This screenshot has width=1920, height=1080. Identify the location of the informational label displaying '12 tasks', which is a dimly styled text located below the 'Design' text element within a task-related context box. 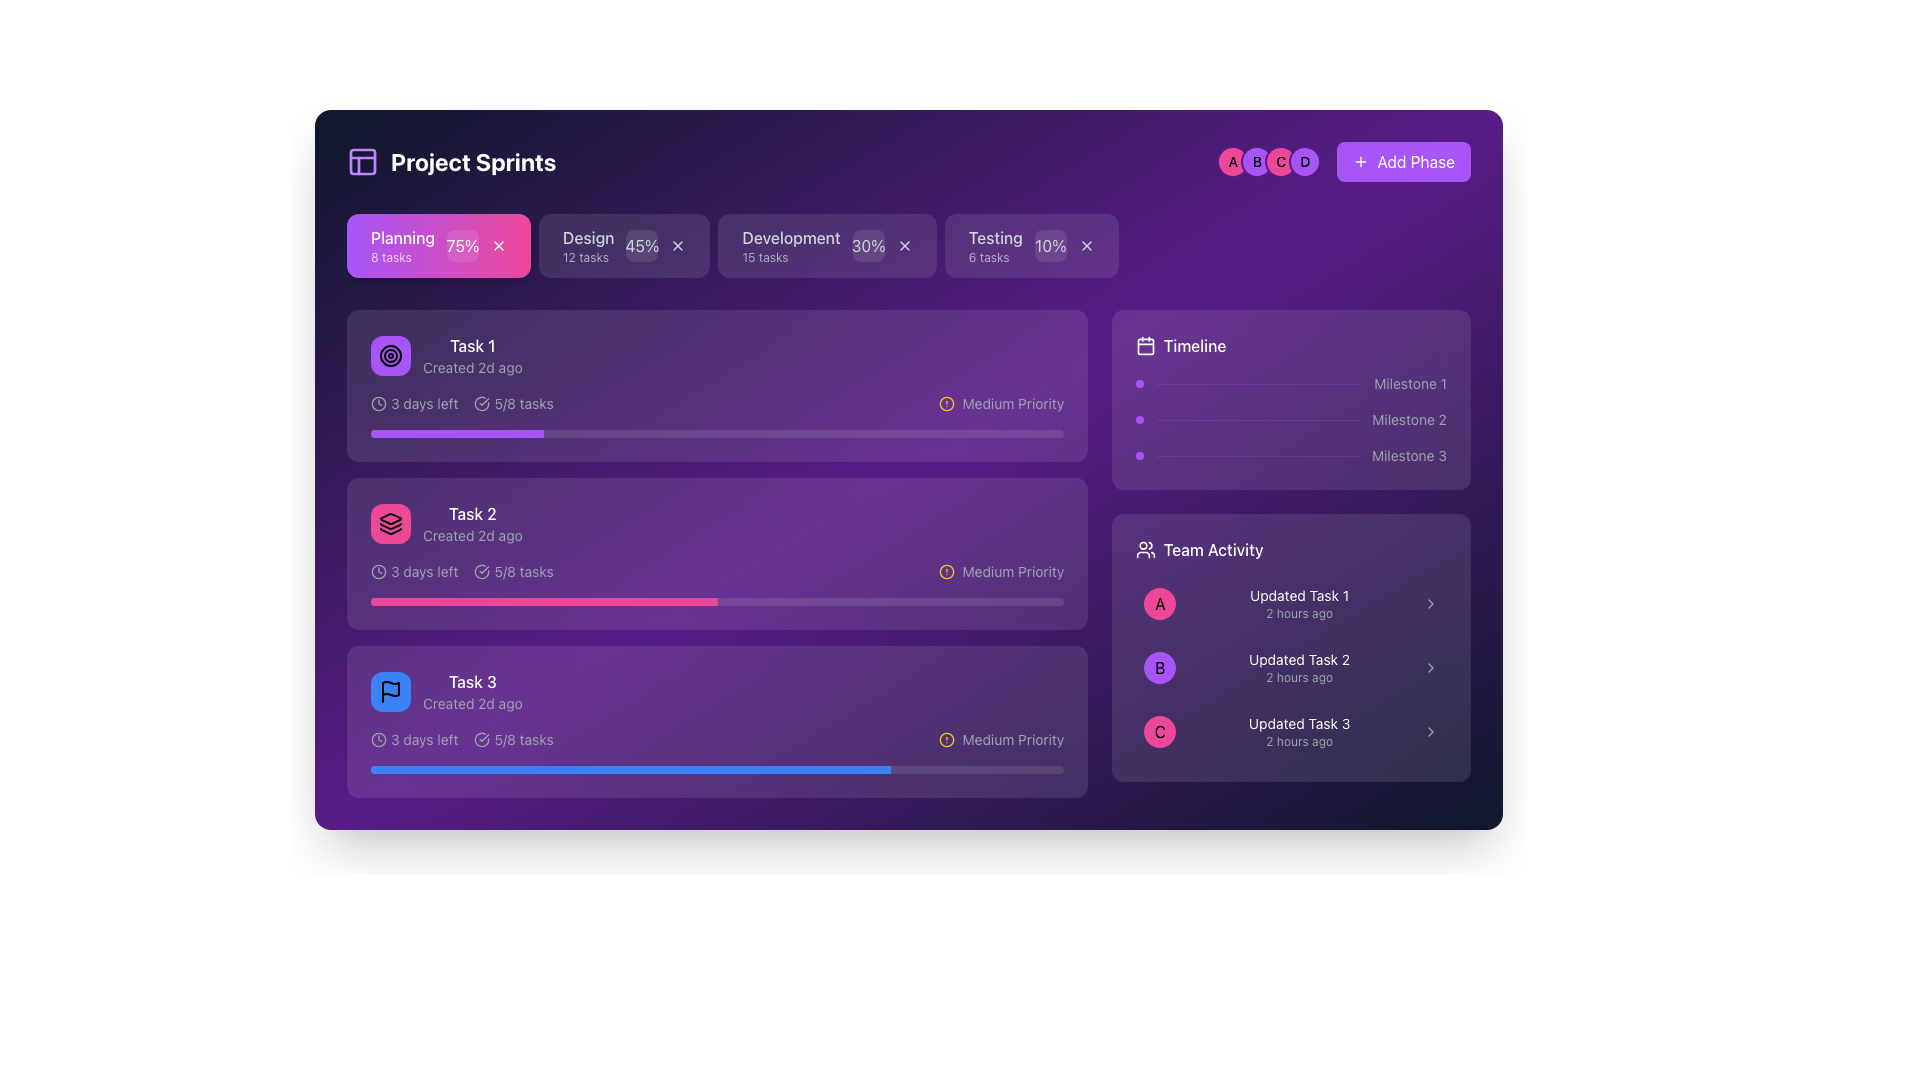
(584, 257).